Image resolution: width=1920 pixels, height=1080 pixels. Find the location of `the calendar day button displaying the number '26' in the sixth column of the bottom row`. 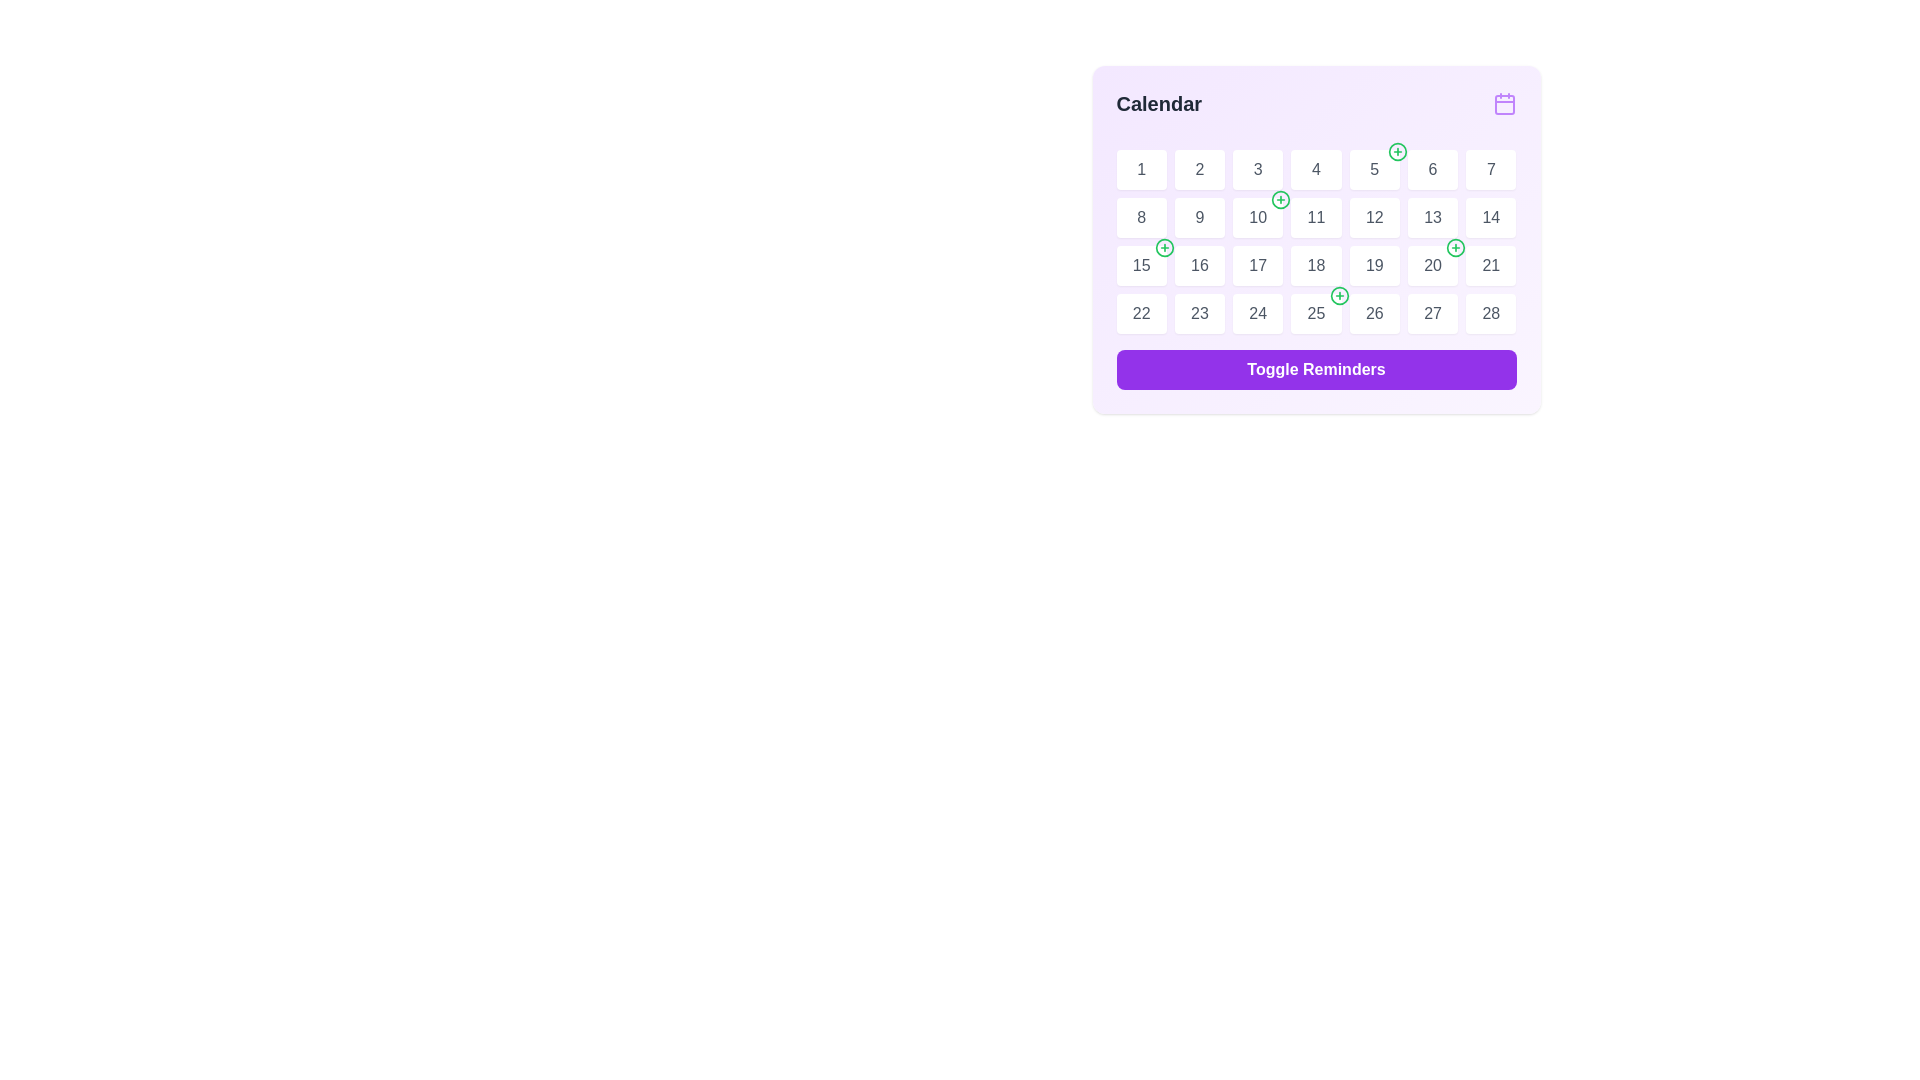

the calendar day button displaying the number '26' in the sixth column of the bottom row is located at coordinates (1373, 313).